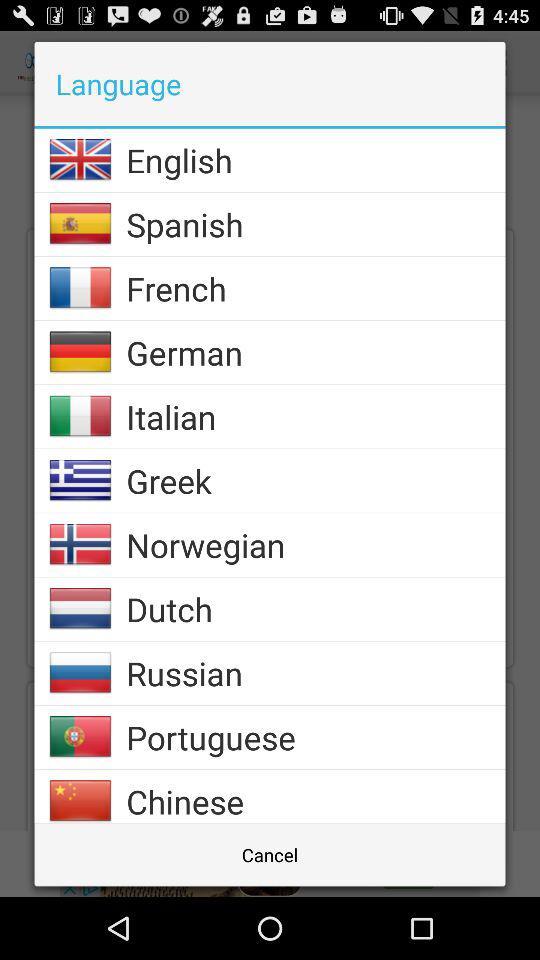  What do you see at coordinates (315, 352) in the screenshot?
I see `icon below french` at bounding box center [315, 352].